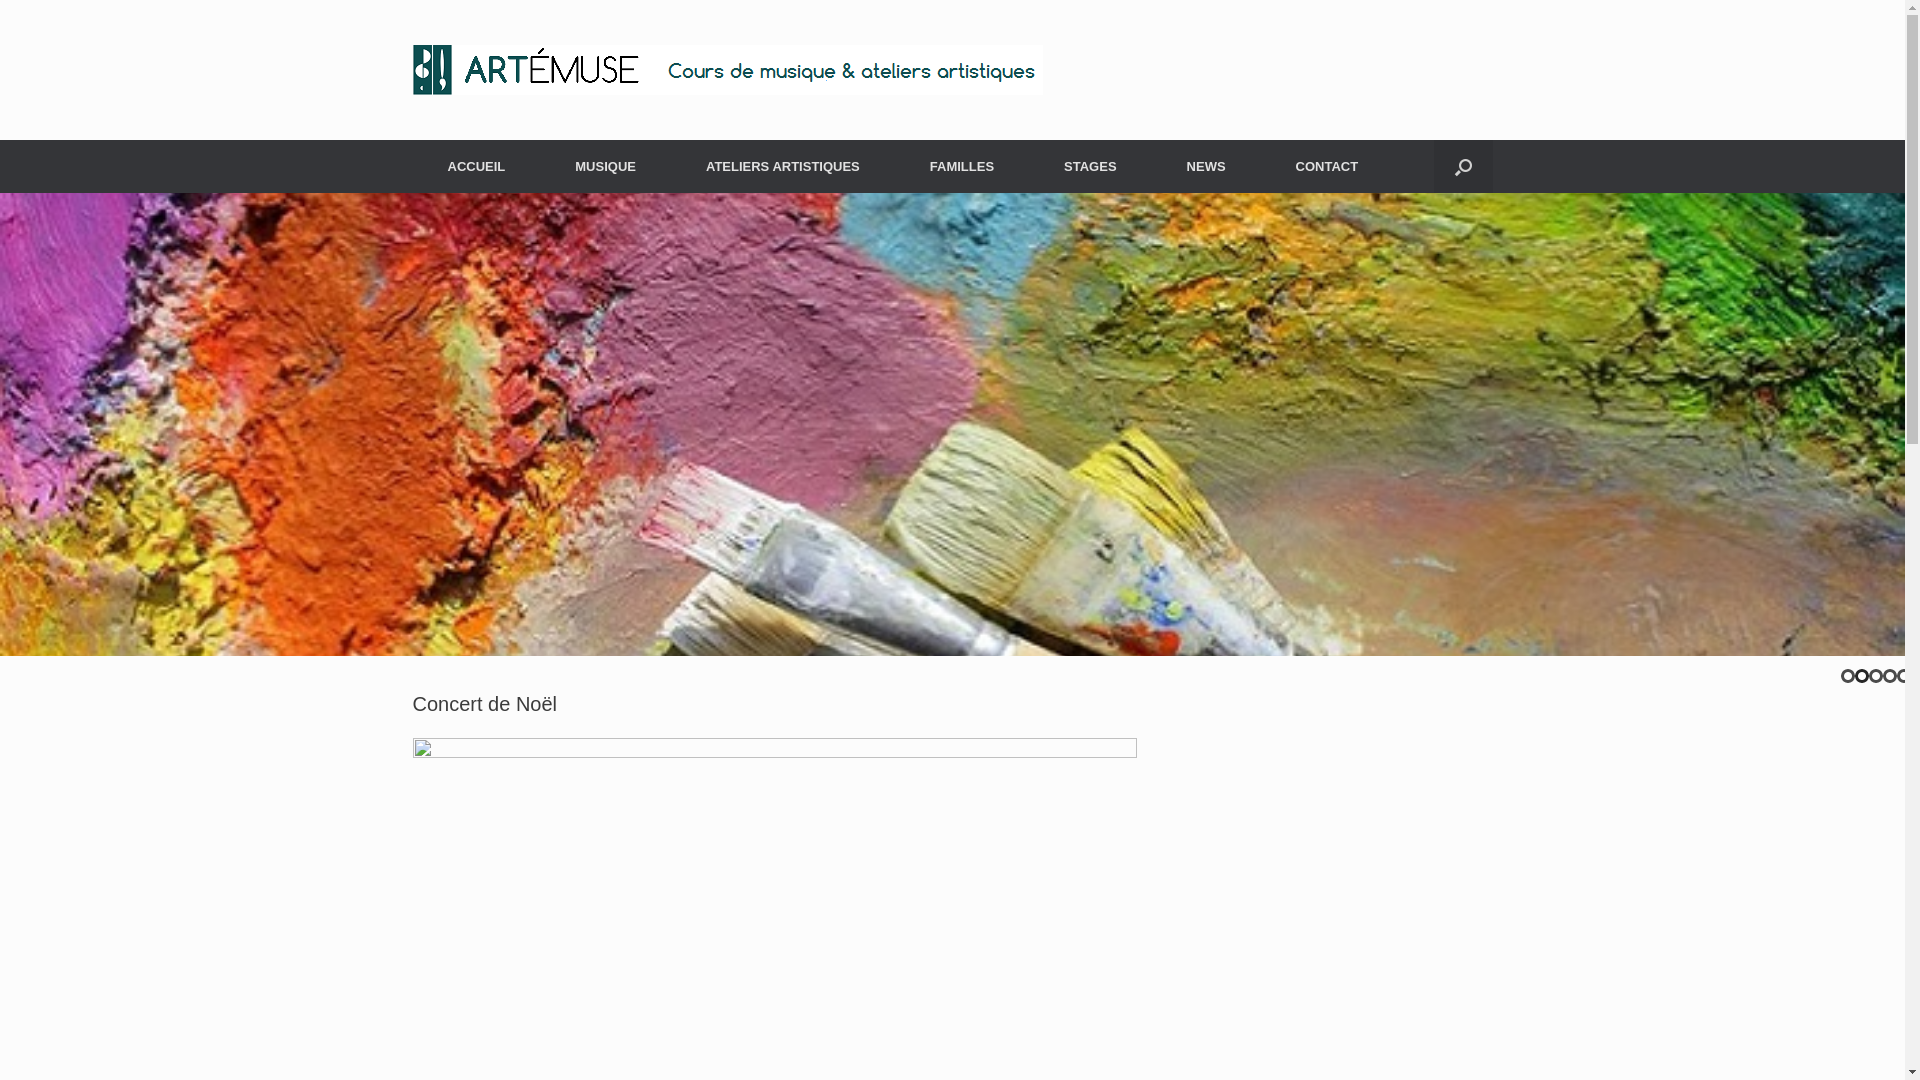  Describe the element at coordinates (1205, 165) in the screenshot. I see `'NEWS'` at that location.